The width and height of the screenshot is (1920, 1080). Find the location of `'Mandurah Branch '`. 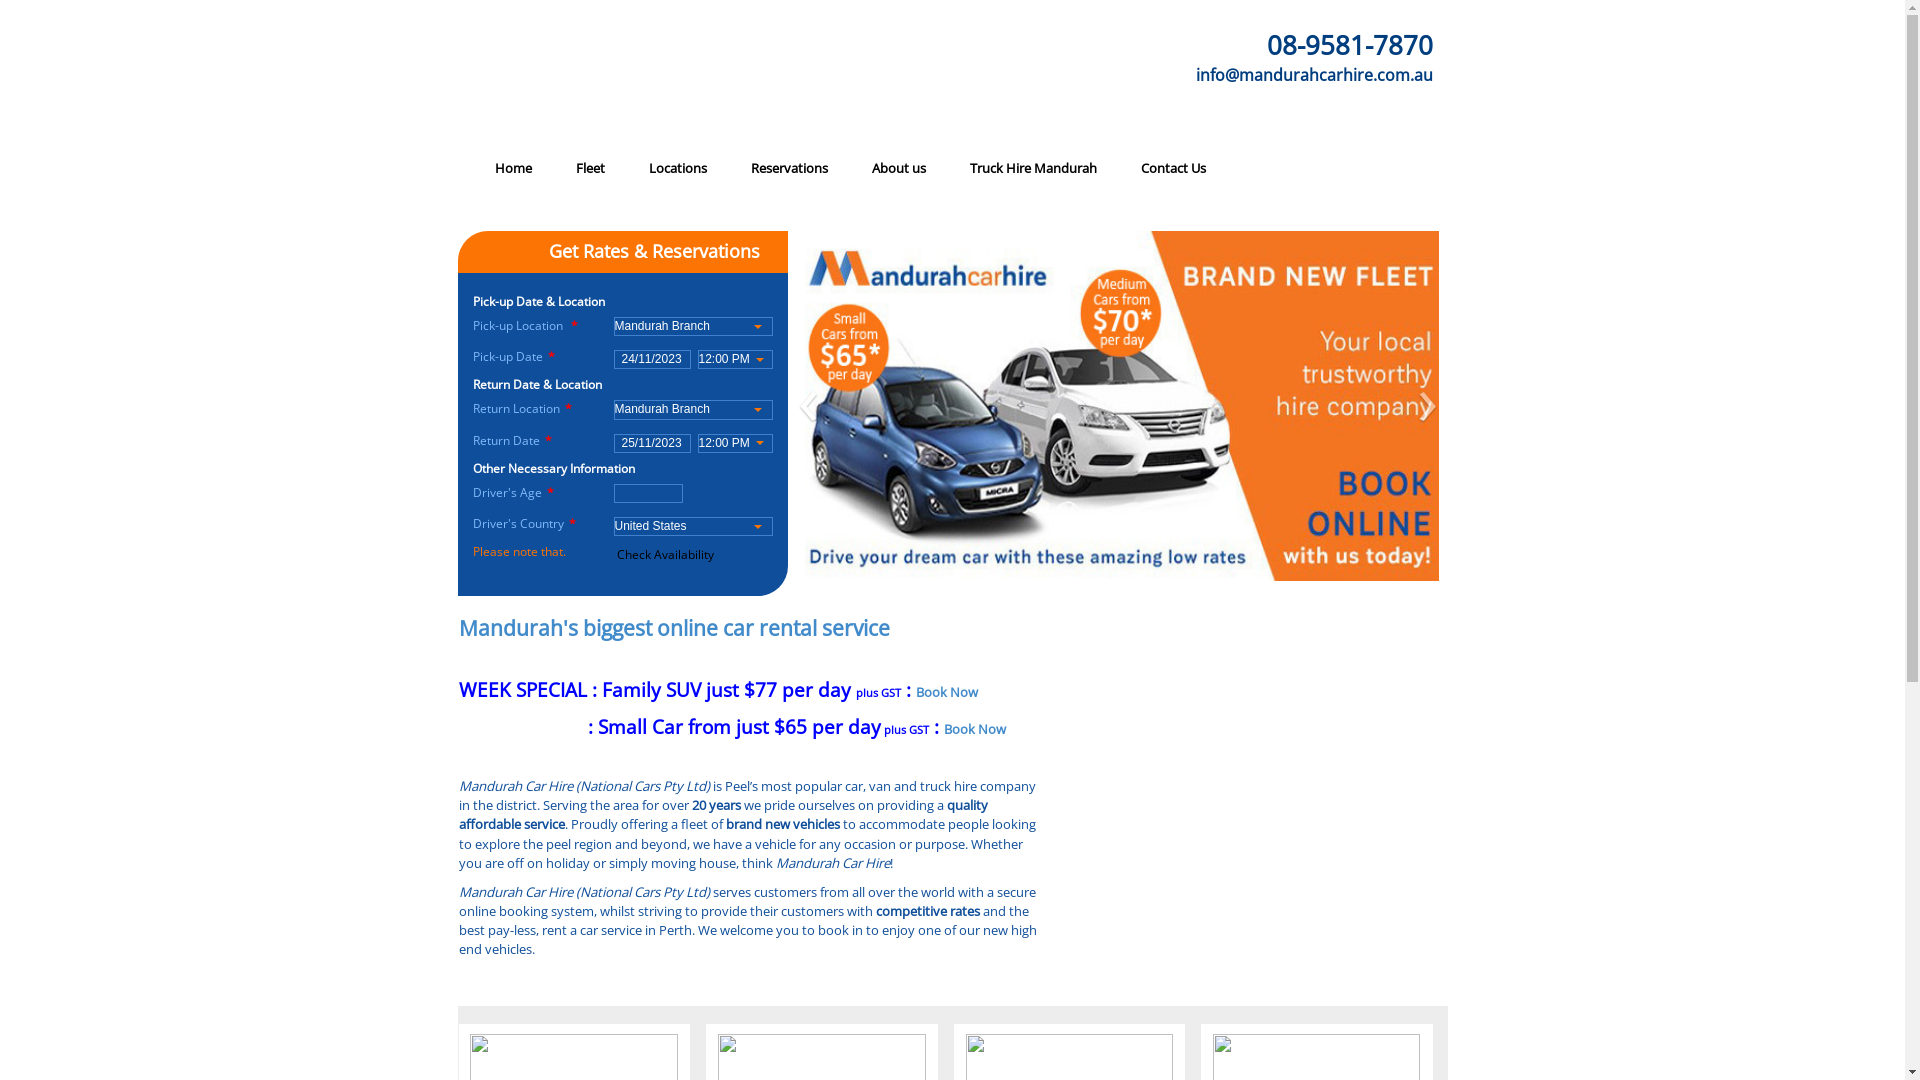

'Mandurah Branch ' is located at coordinates (692, 325).